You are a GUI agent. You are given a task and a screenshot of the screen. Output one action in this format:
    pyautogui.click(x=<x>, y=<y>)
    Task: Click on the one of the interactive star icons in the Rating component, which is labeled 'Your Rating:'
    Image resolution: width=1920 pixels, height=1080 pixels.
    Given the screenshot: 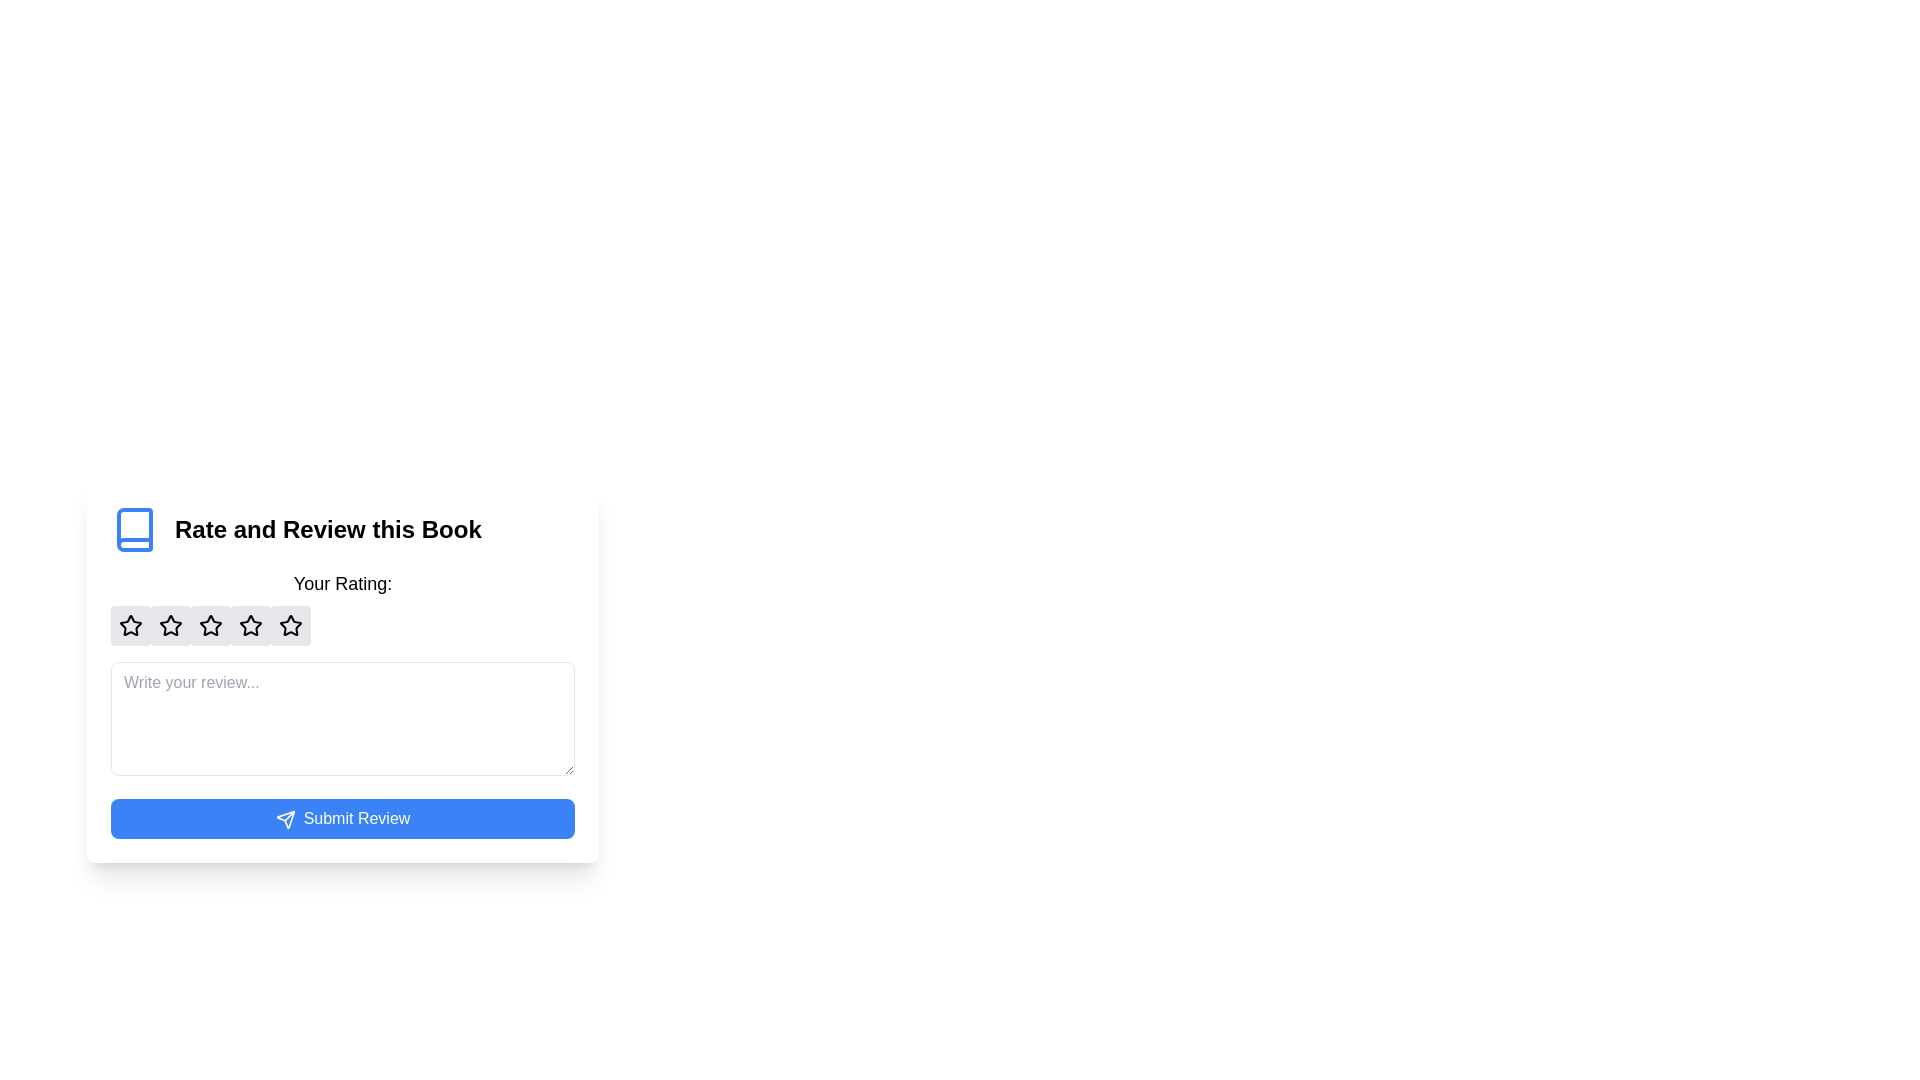 What is the action you would take?
    pyautogui.click(x=342, y=624)
    